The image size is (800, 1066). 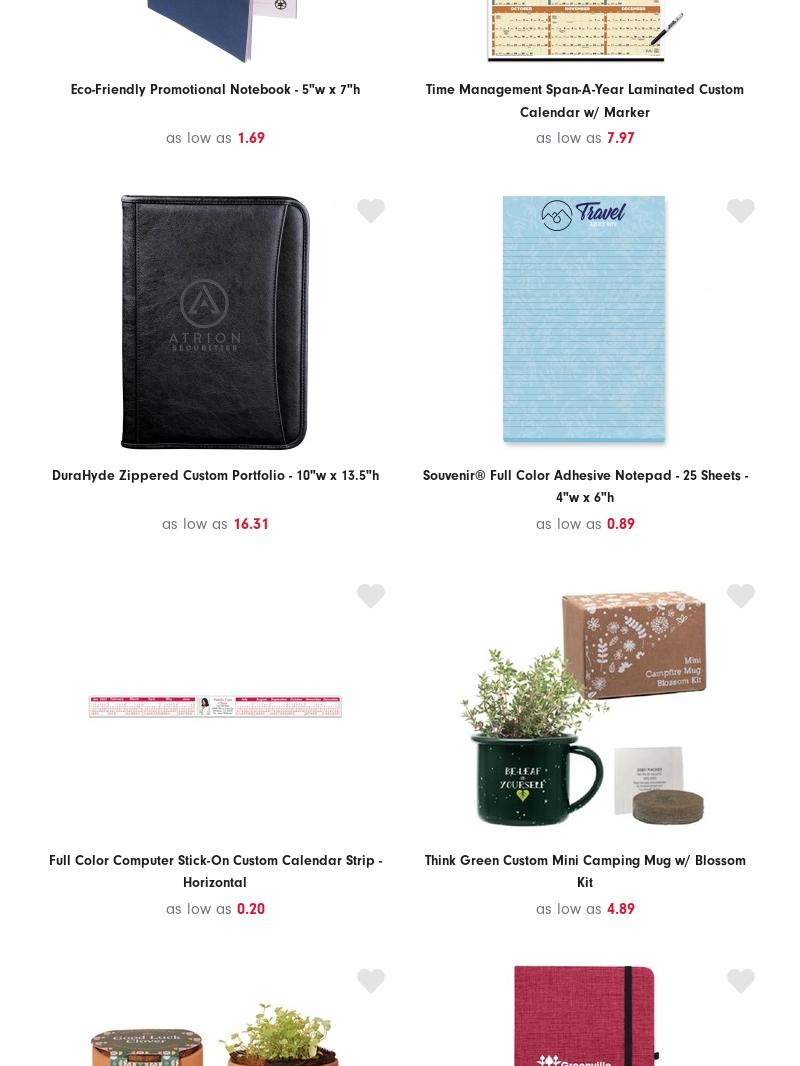 I want to click on 'Full Color Computer Stick-On Custom Calendar Strip - Horizontal', so click(x=47, y=871).